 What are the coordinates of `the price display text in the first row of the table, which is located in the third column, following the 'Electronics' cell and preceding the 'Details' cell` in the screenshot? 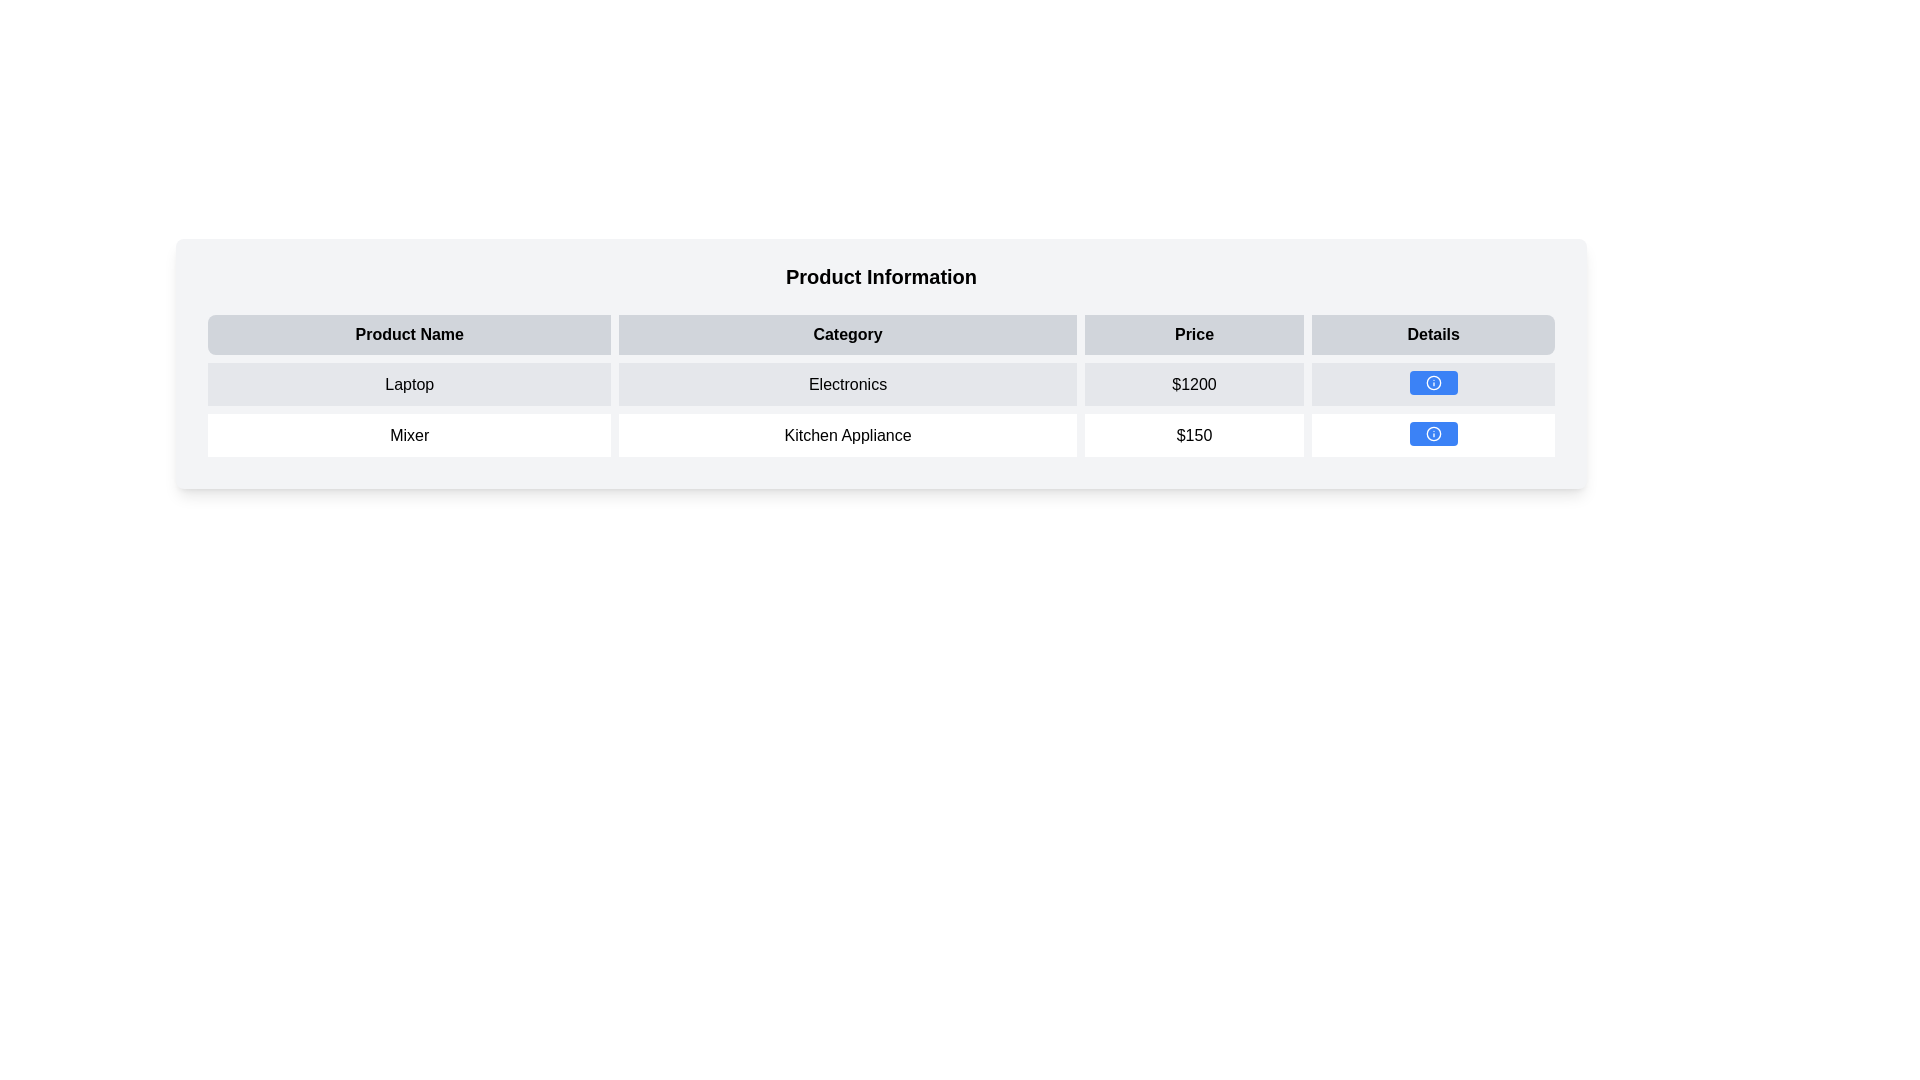 It's located at (1194, 384).